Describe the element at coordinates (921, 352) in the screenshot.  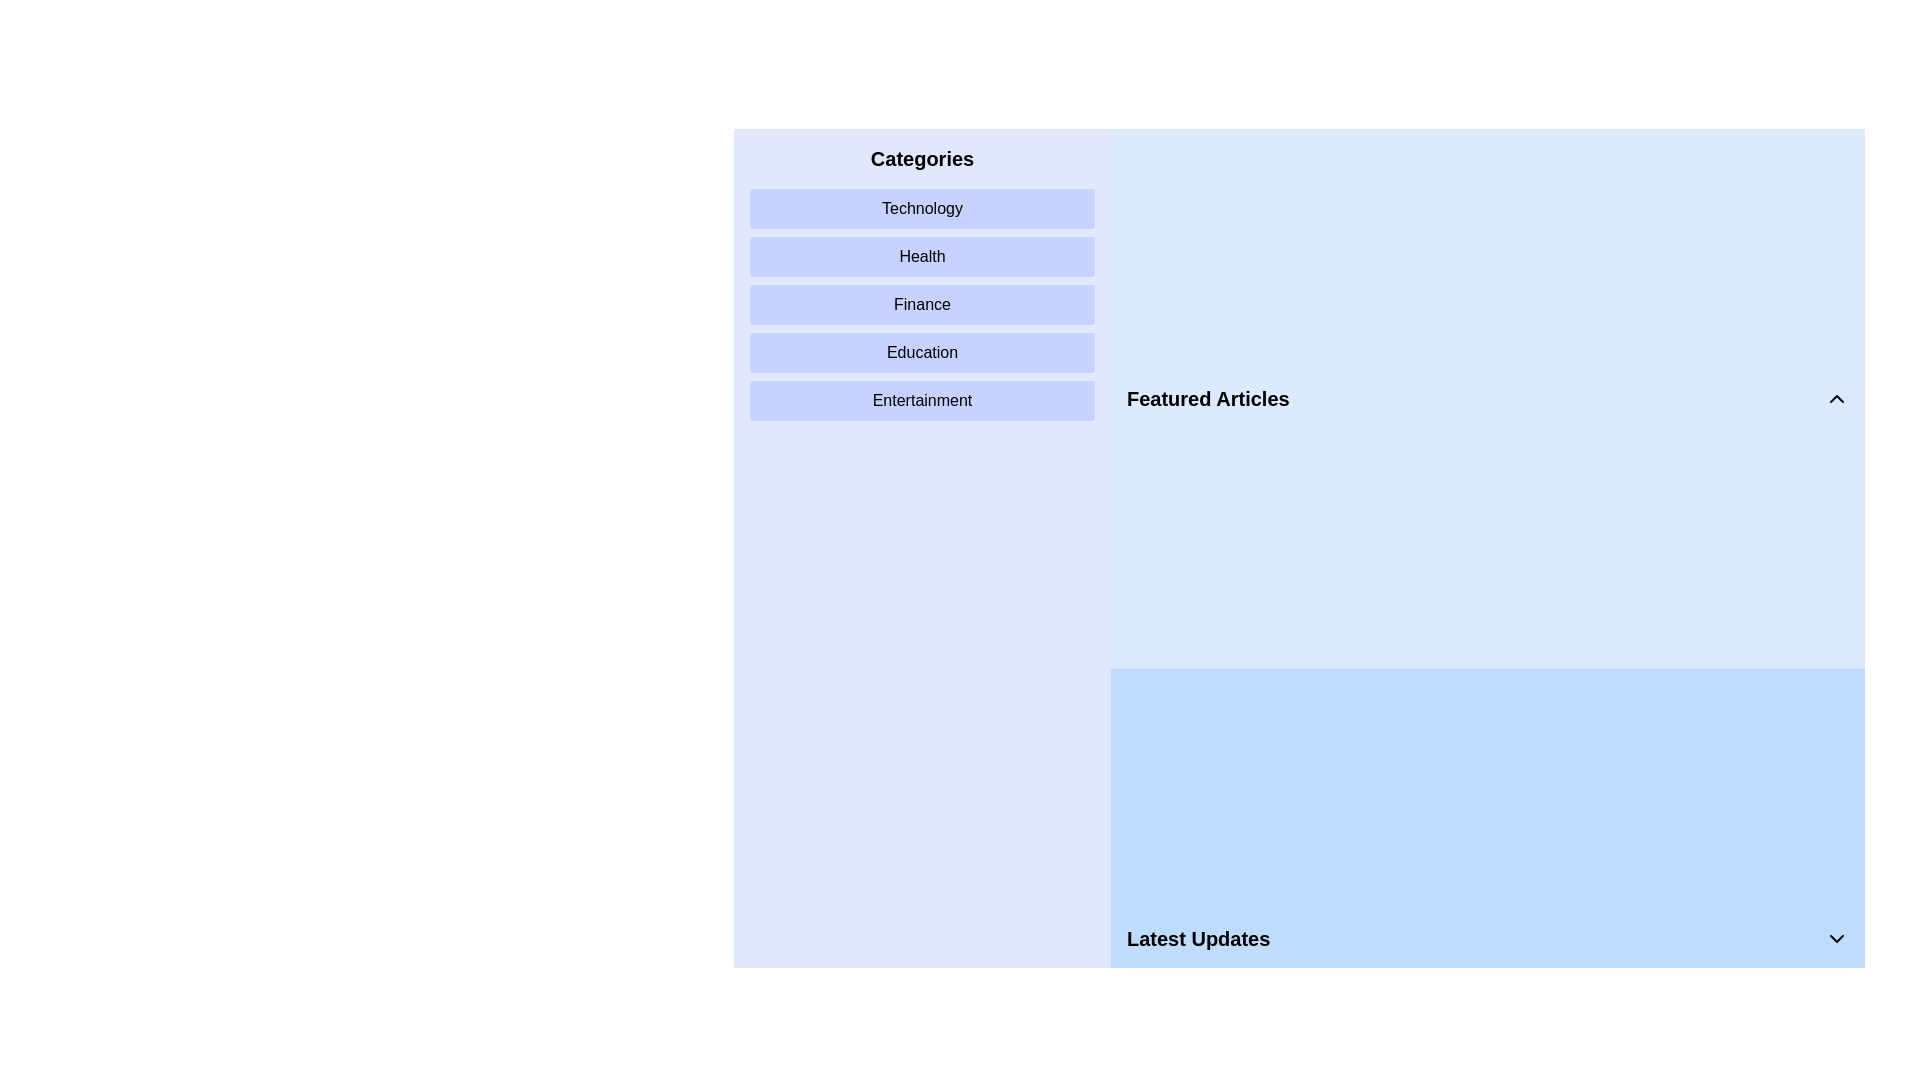
I see `the 'Education' button, which is a light blue rectangular button with rounded corners, located fourth in the vertical list of categories` at that location.